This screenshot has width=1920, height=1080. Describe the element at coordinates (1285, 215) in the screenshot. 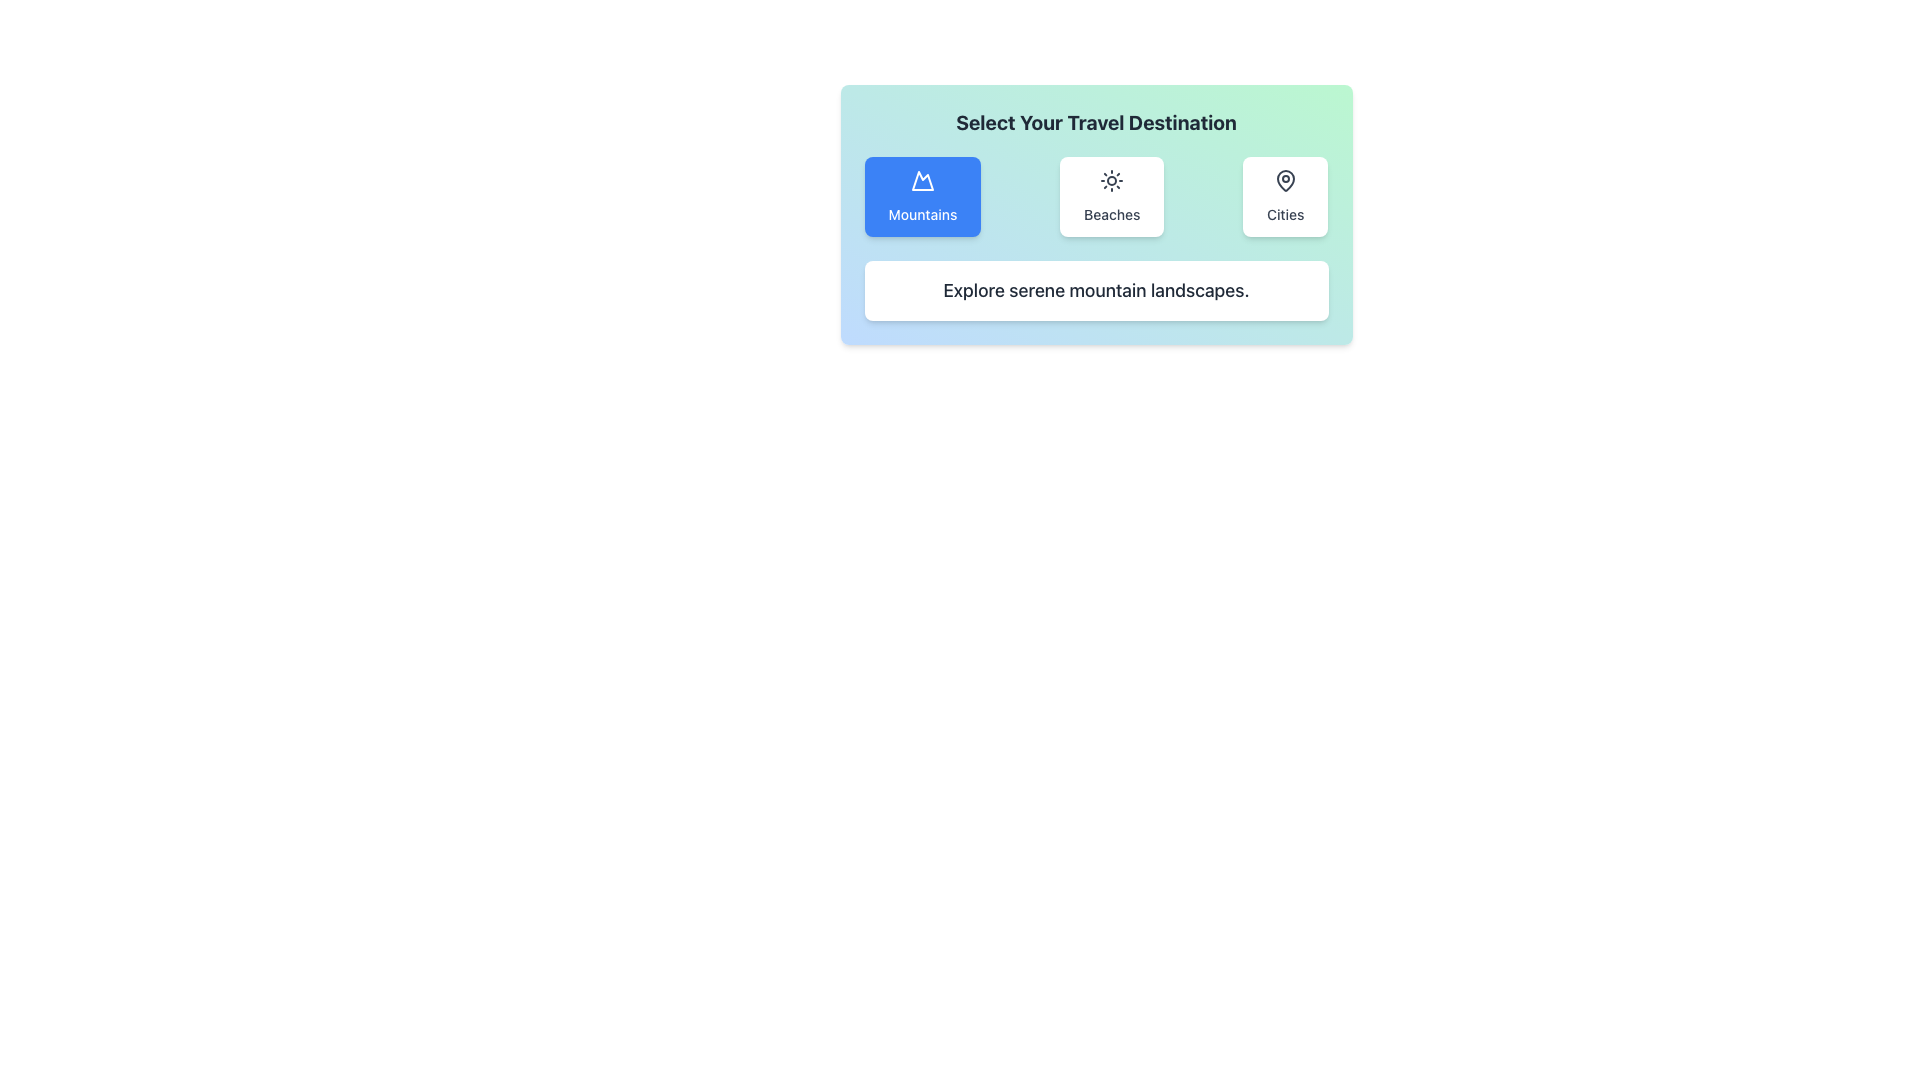

I see `the 'Cities' text label, which is a dark gray label beneath a map pin icon in a rounded rectangular button on the right side of a row with buttons for 'Mountains' and 'Beaches'` at that location.